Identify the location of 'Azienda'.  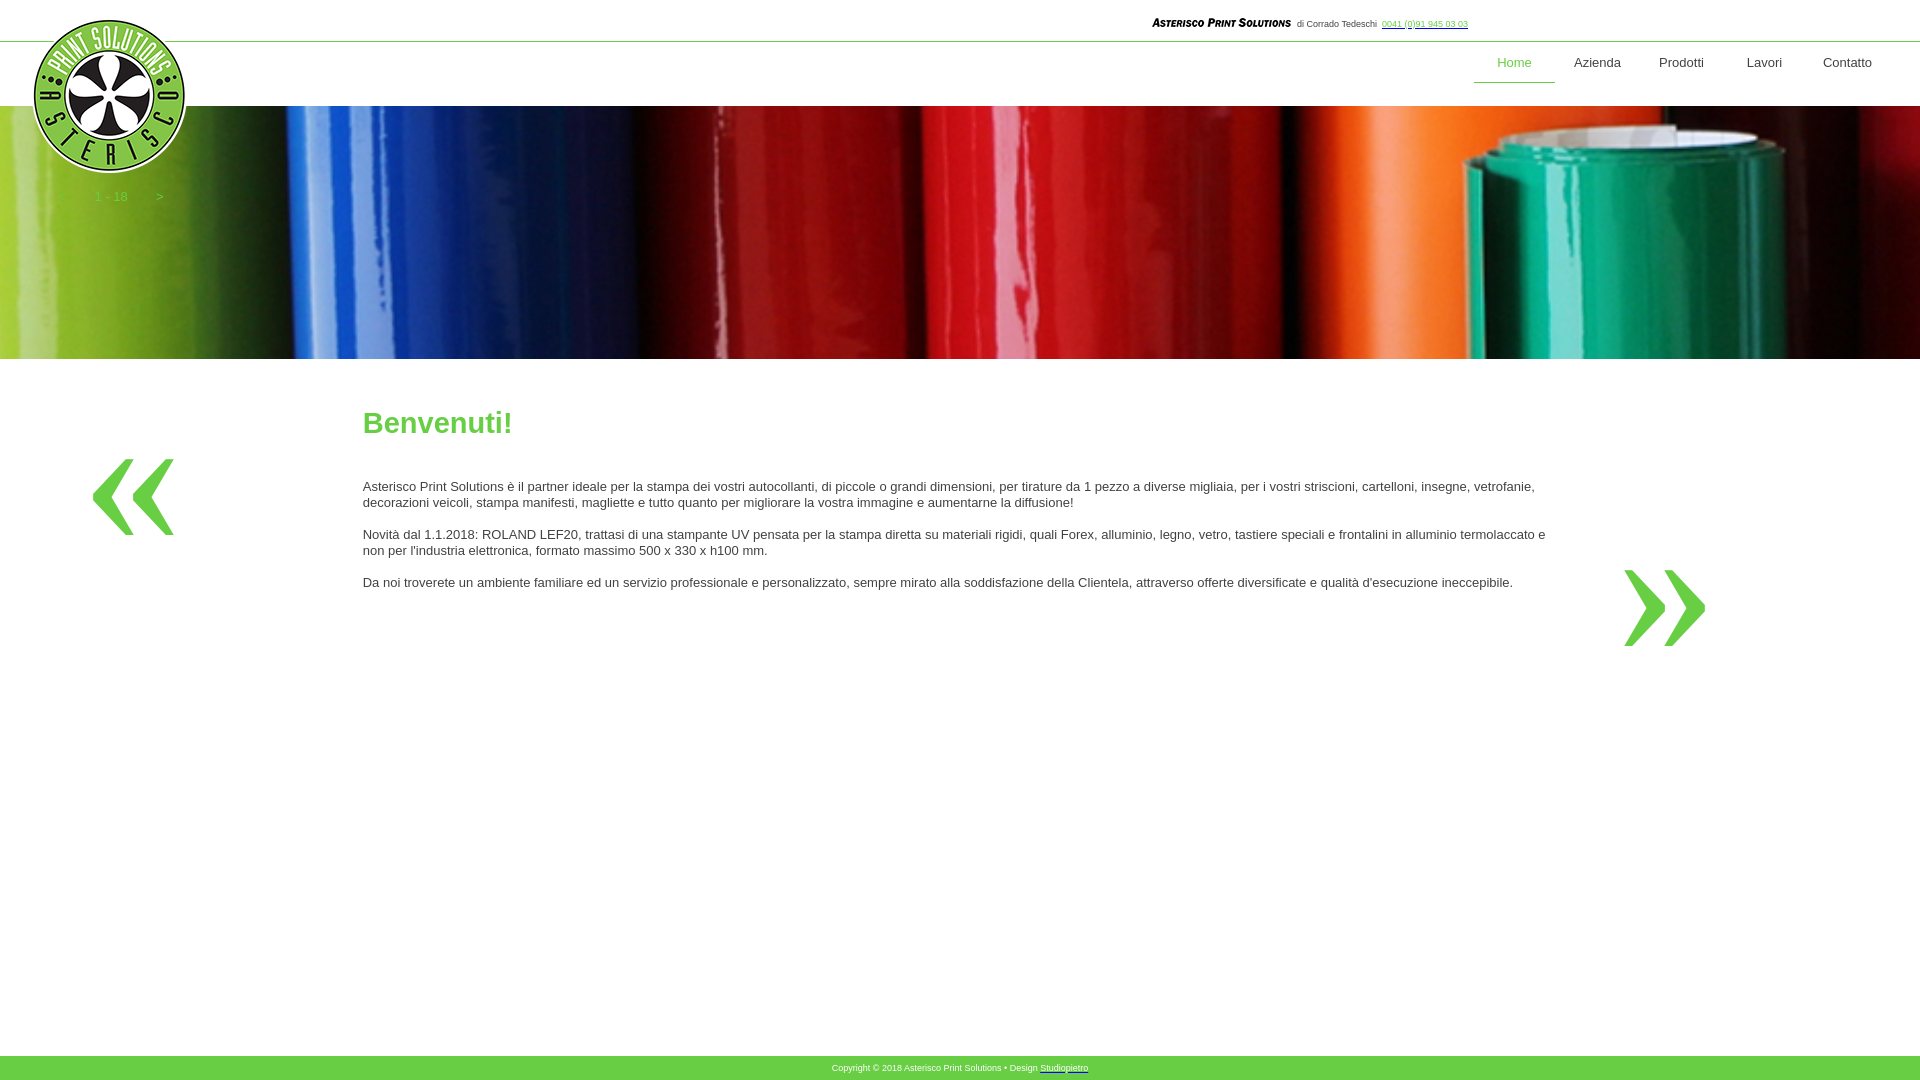
(1596, 62).